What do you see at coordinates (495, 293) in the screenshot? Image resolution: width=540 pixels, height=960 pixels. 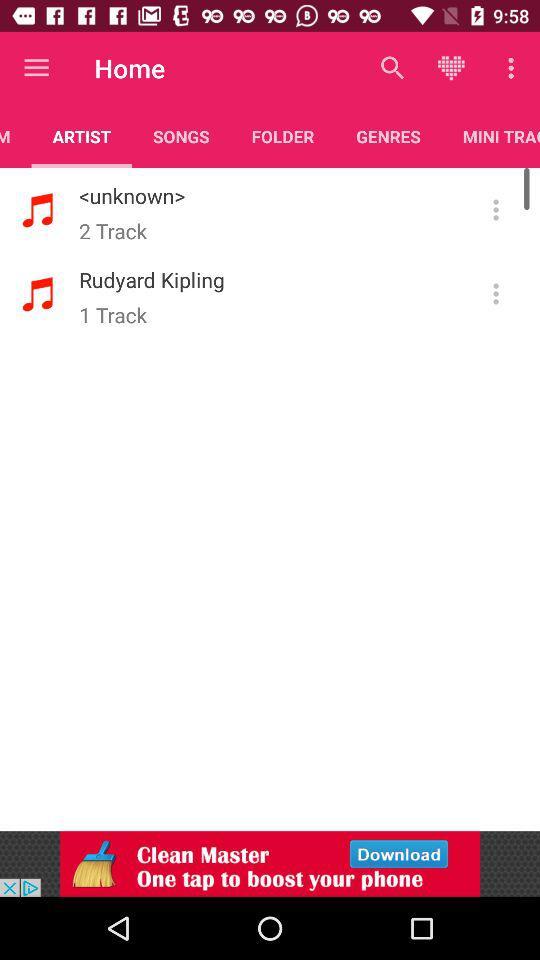 I see `menu` at bounding box center [495, 293].